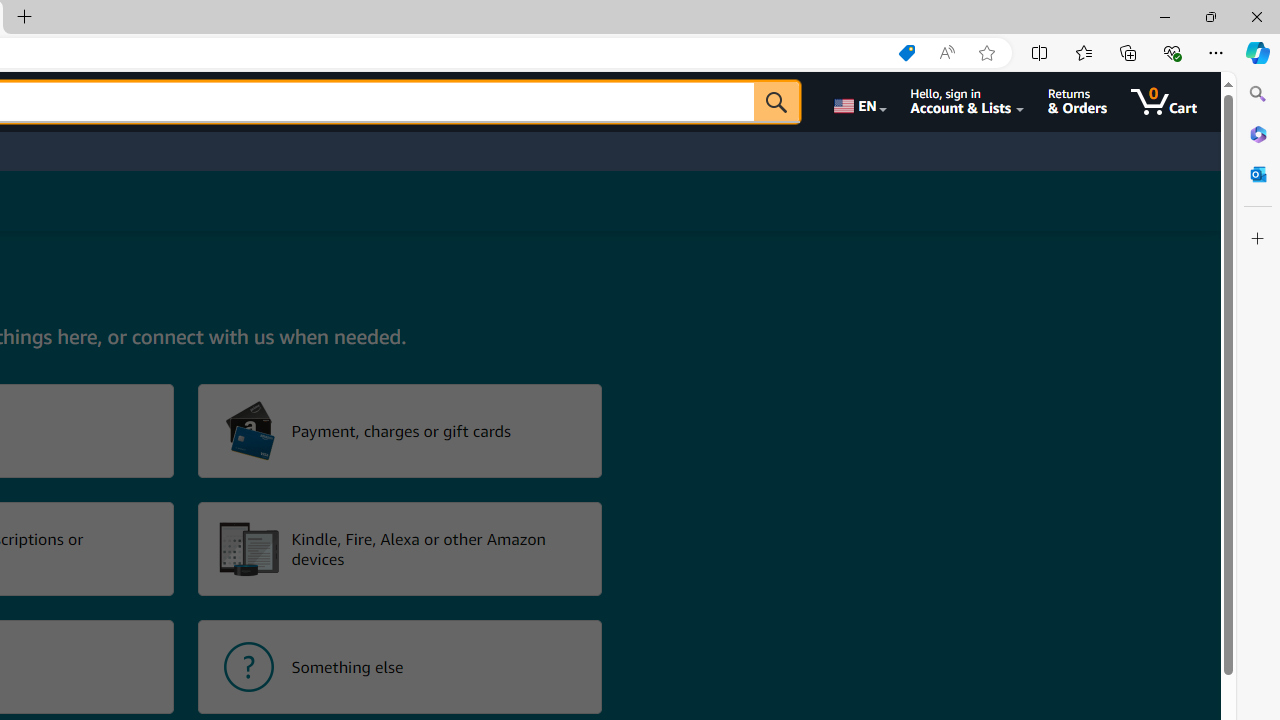 The width and height of the screenshot is (1280, 720). What do you see at coordinates (1076, 101) in the screenshot?
I see `'Returns & Orders'` at bounding box center [1076, 101].